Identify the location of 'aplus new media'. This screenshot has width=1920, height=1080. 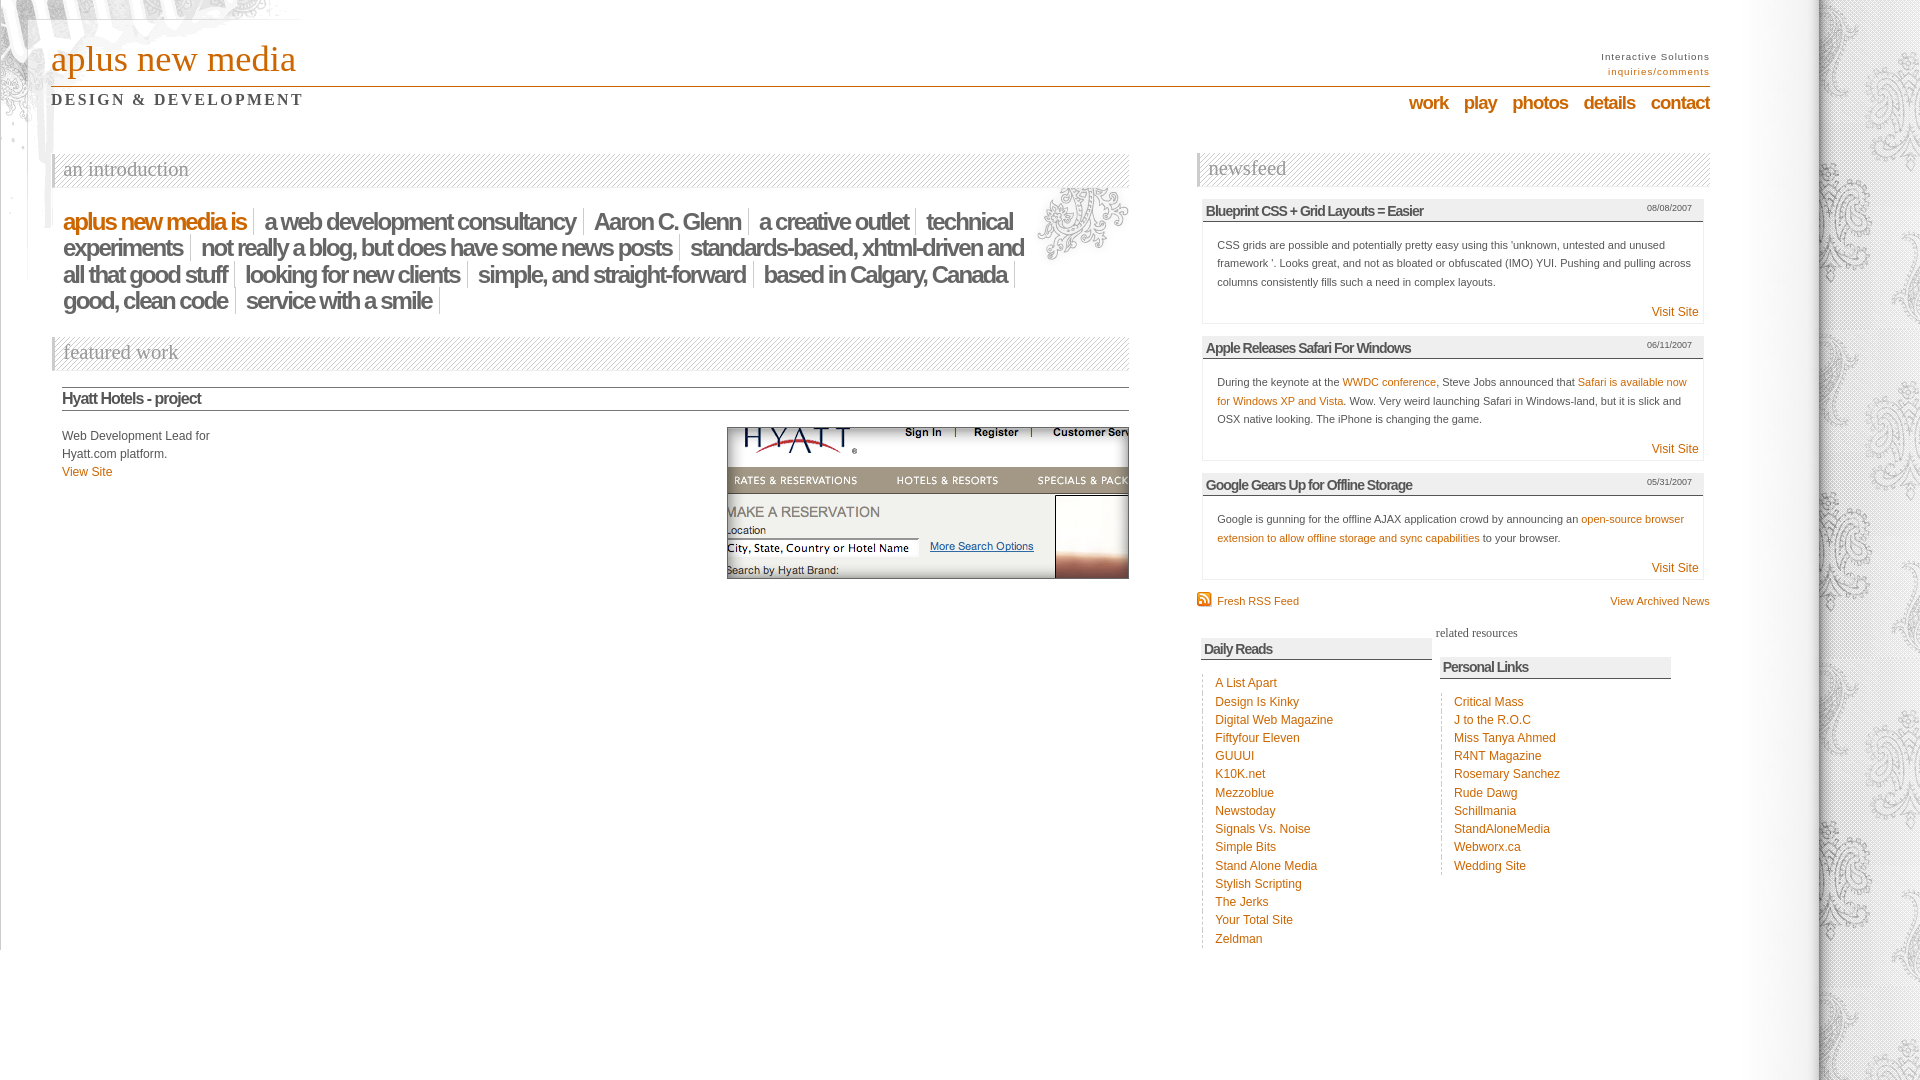
(173, 57).